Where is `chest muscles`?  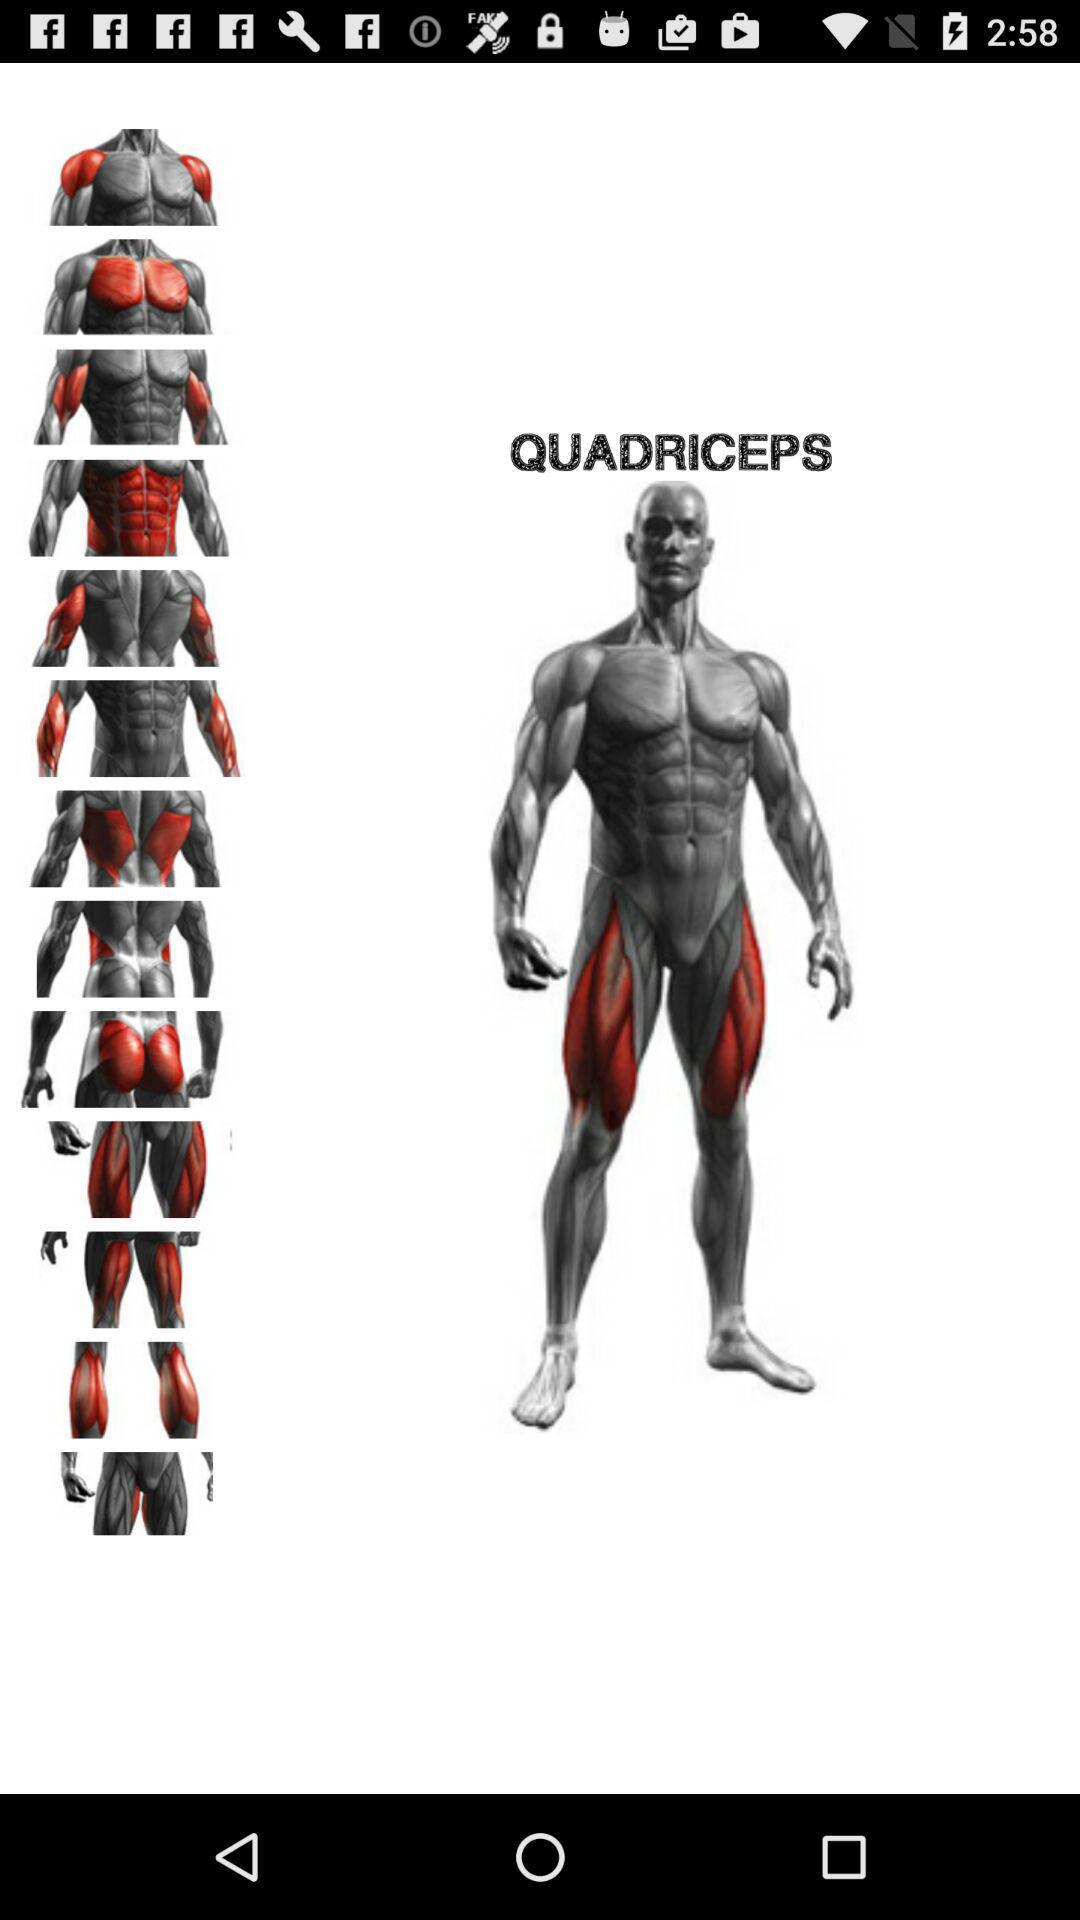 chest muscles is located at coordinates (131, 279).